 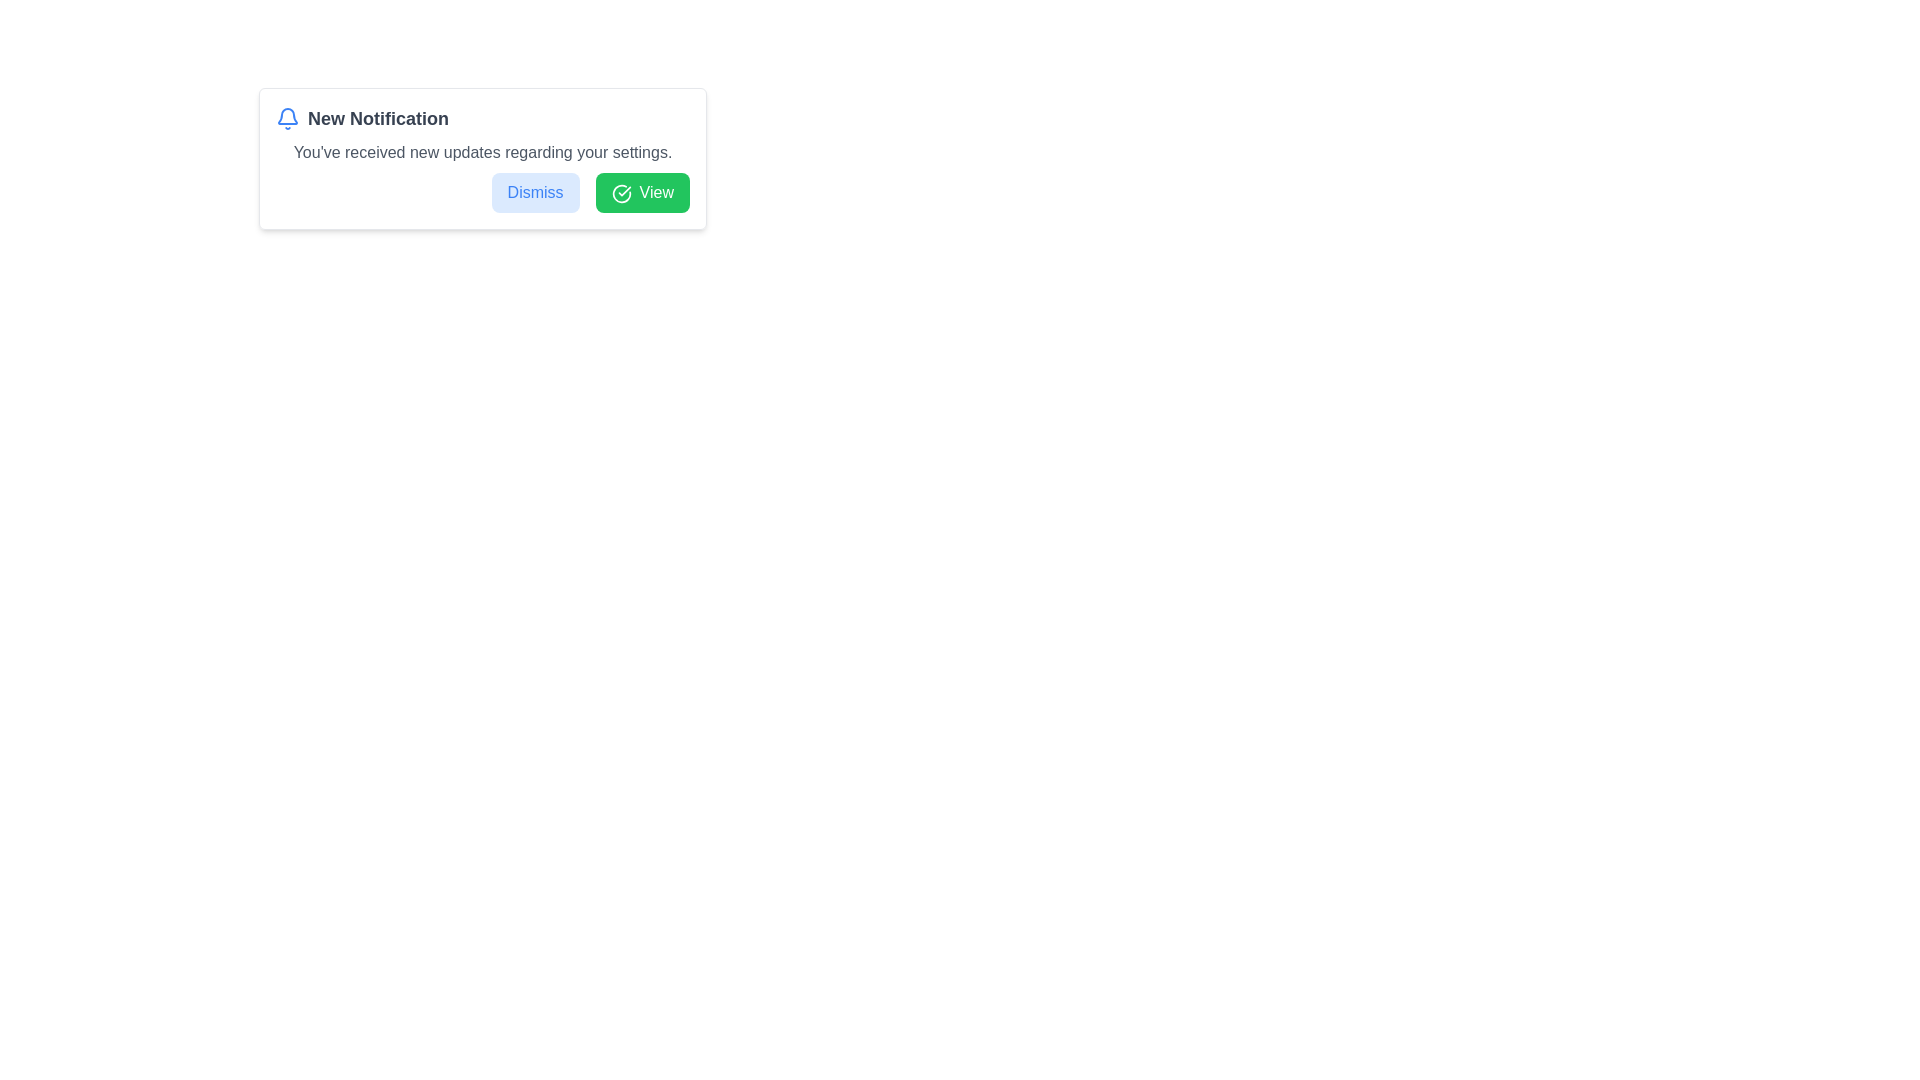 I want to click on the dismiss notification button located to the left of the green 'View' button to visually change its appearance, so click(x=535, y=192).